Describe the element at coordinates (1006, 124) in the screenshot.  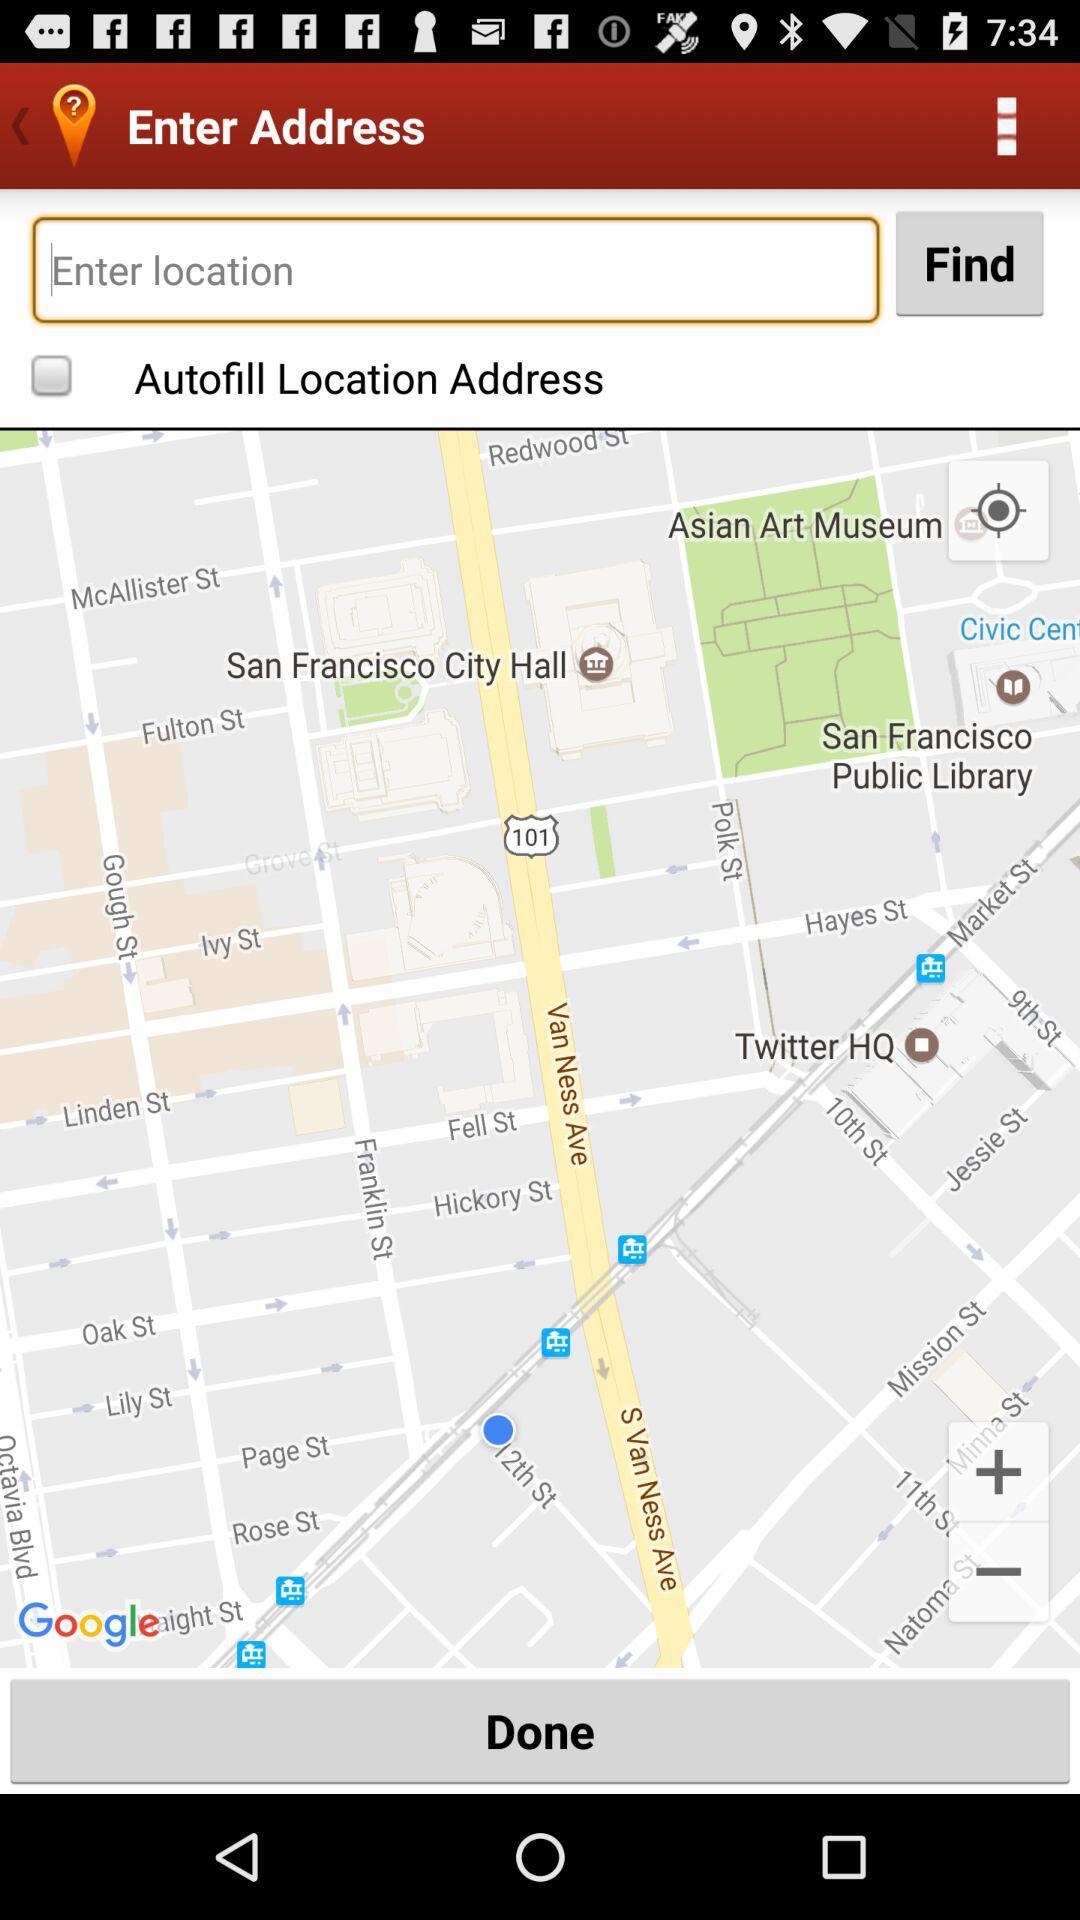
I see `the icon next to enter address icon` at that location.